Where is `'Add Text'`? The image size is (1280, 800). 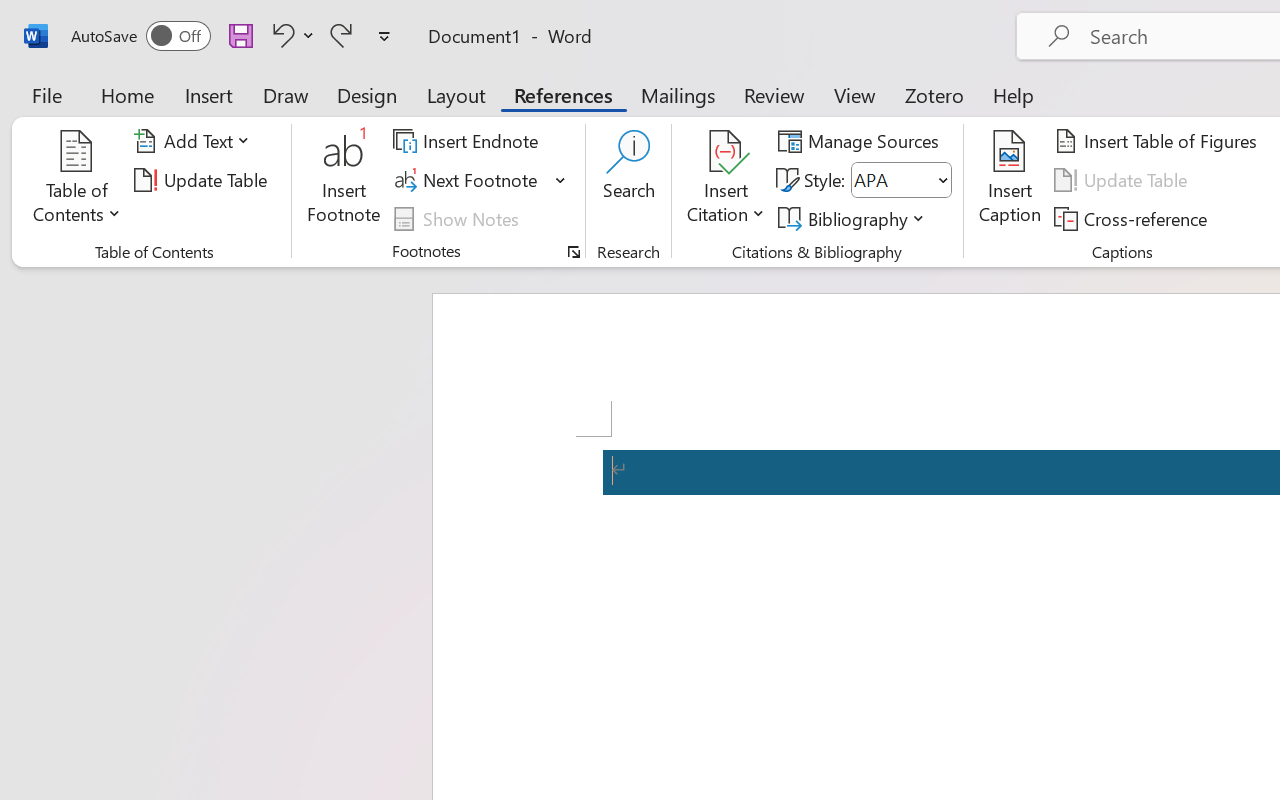 'Add Text' is located at coordinates (195, 141).